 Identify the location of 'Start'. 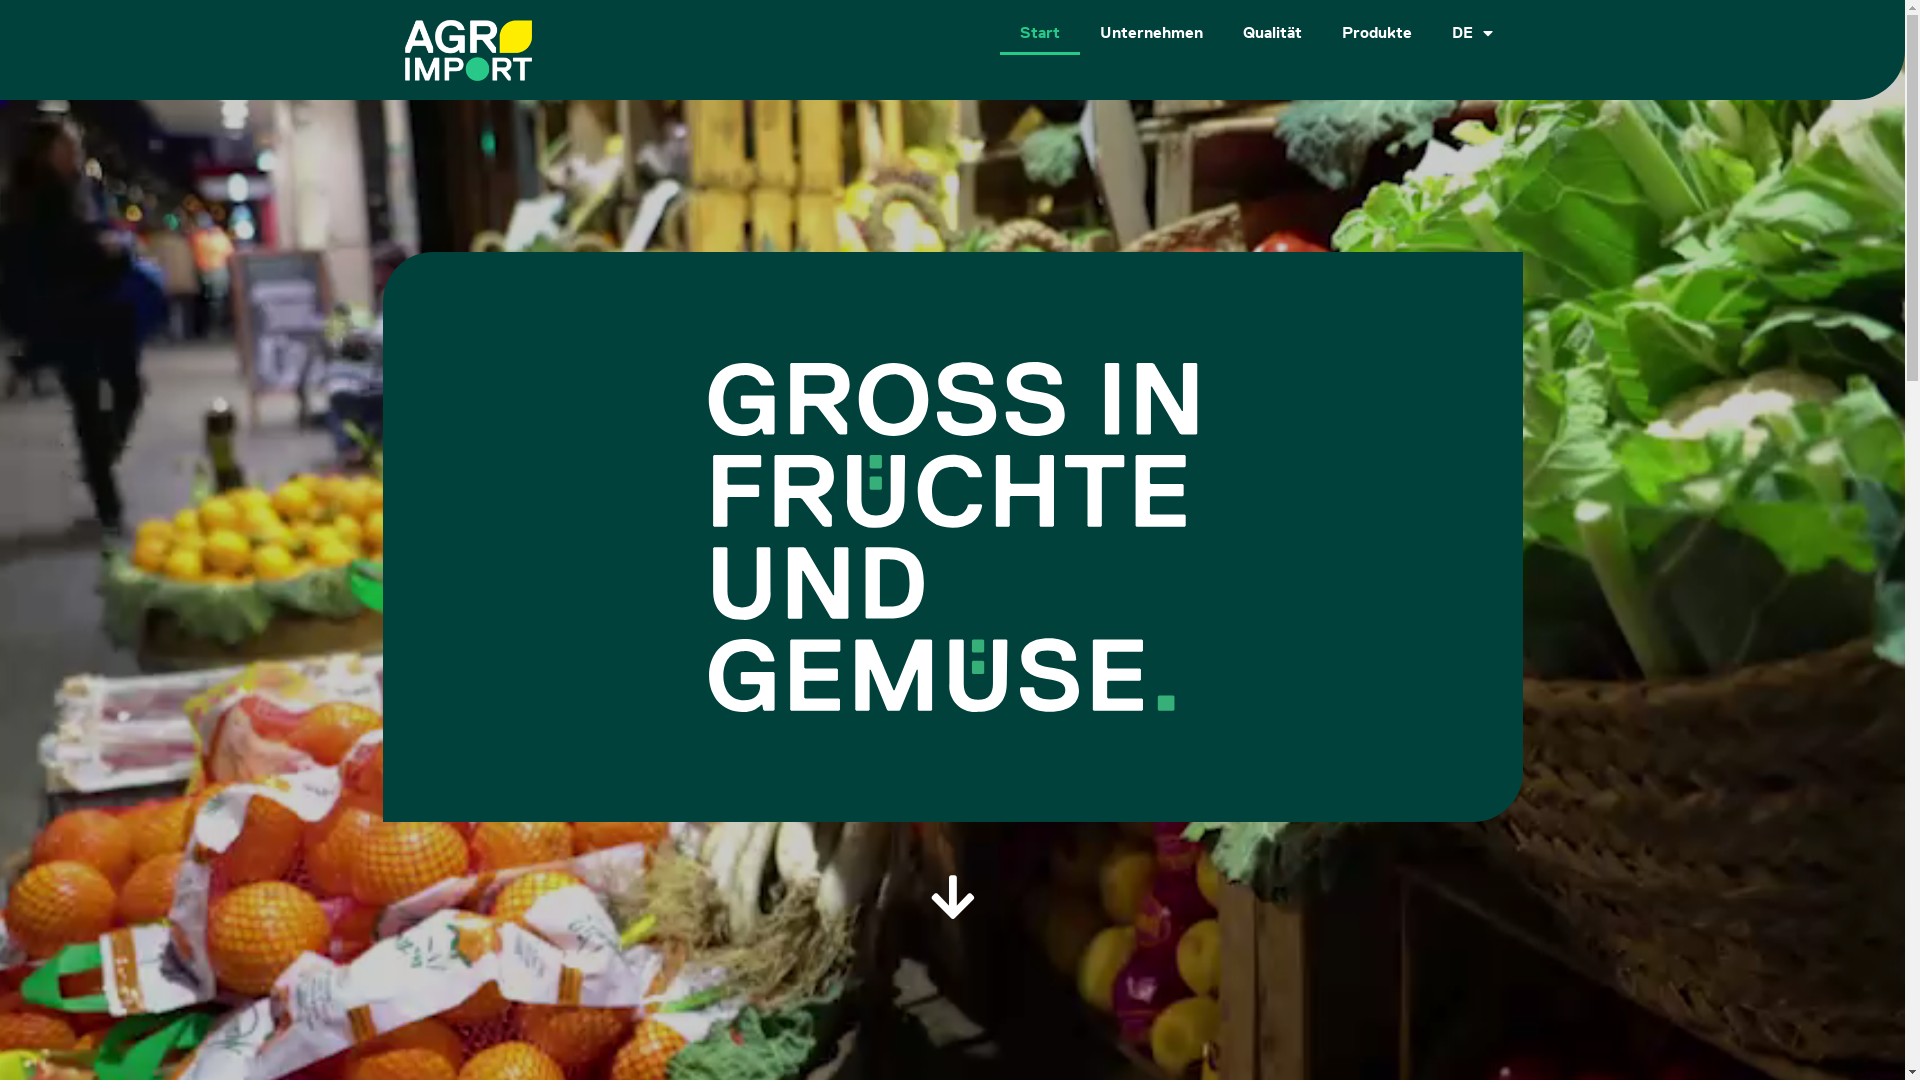
(1040, 32).